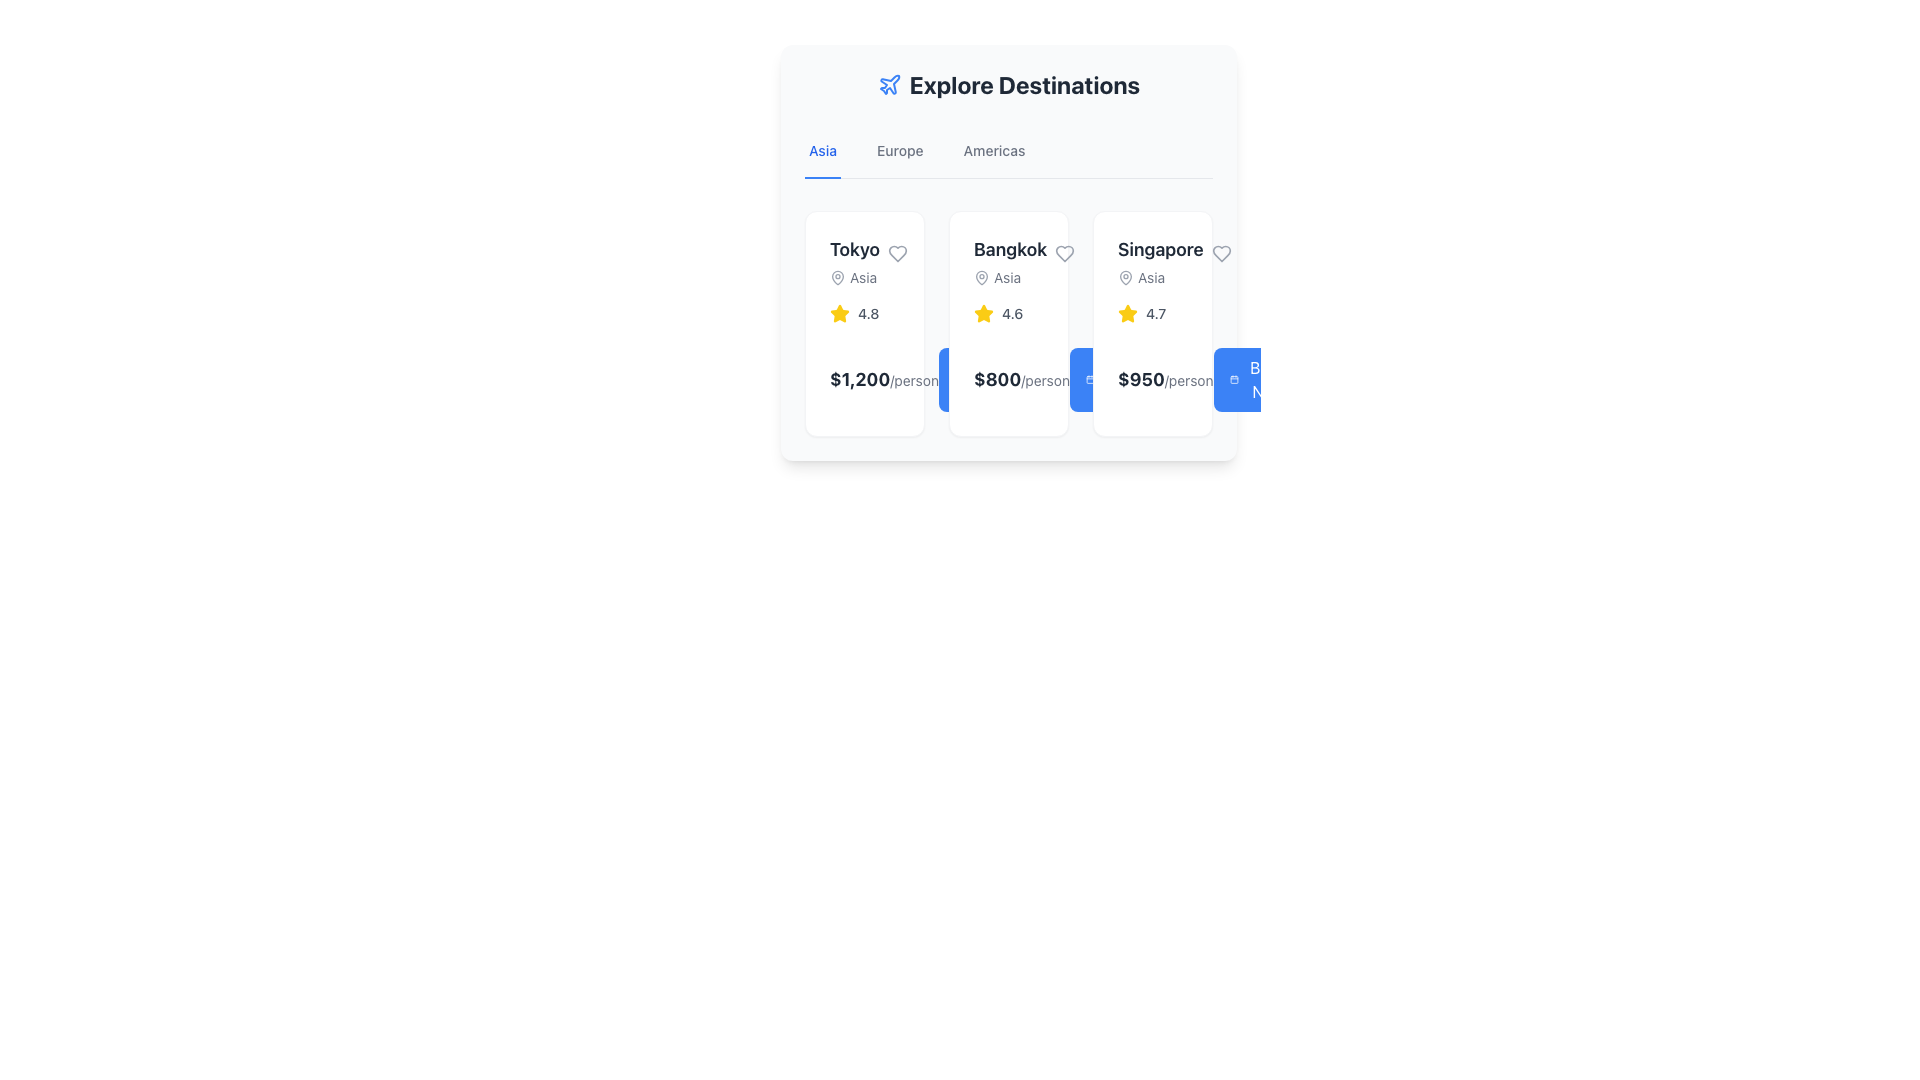  What do you see at coordinates (1064, 253) in the screenshot?
I see `the second heart icon button indicating a favorite functionality for Bangkok` at bounding box center [1064, 253].